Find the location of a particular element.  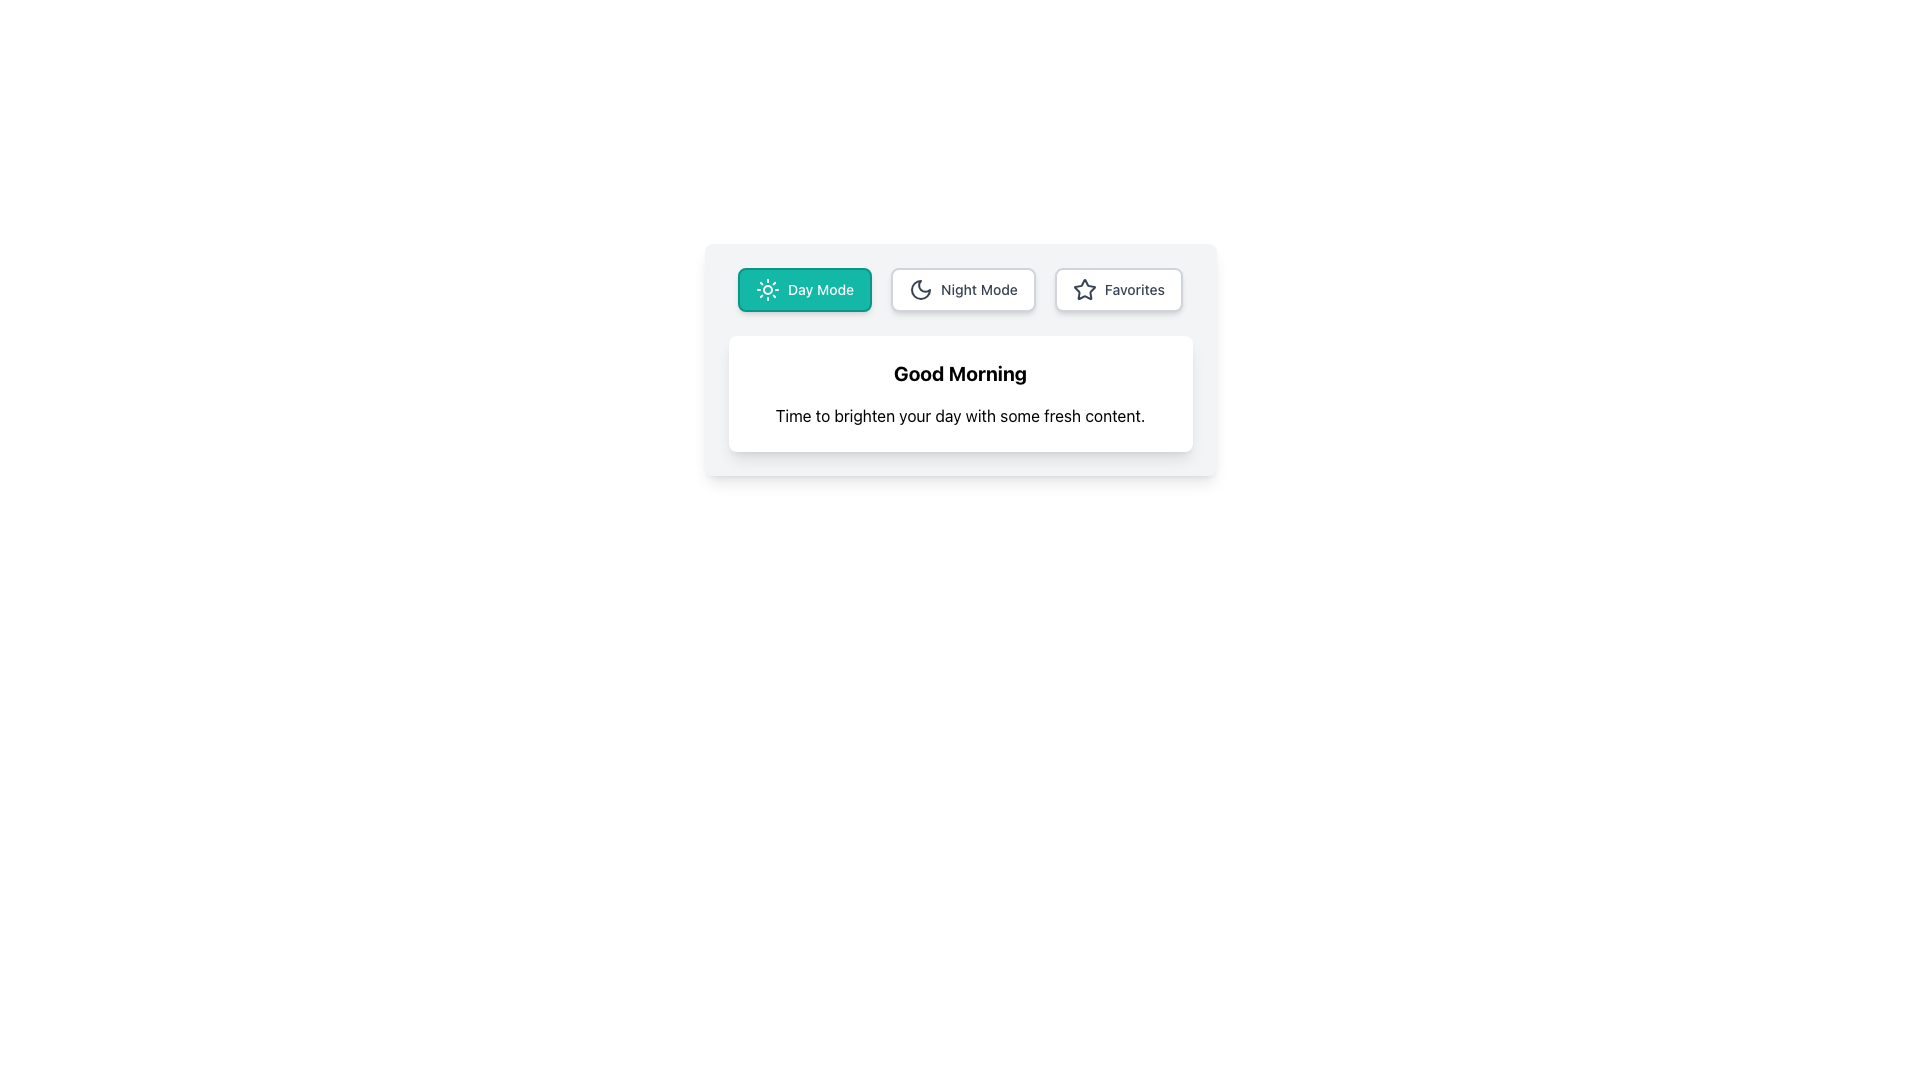

the 'Good Morning' text header displayed in a bold, extra-large font at the top of the white background card by moving the cursor to its center is located at coordinates (960, 374).